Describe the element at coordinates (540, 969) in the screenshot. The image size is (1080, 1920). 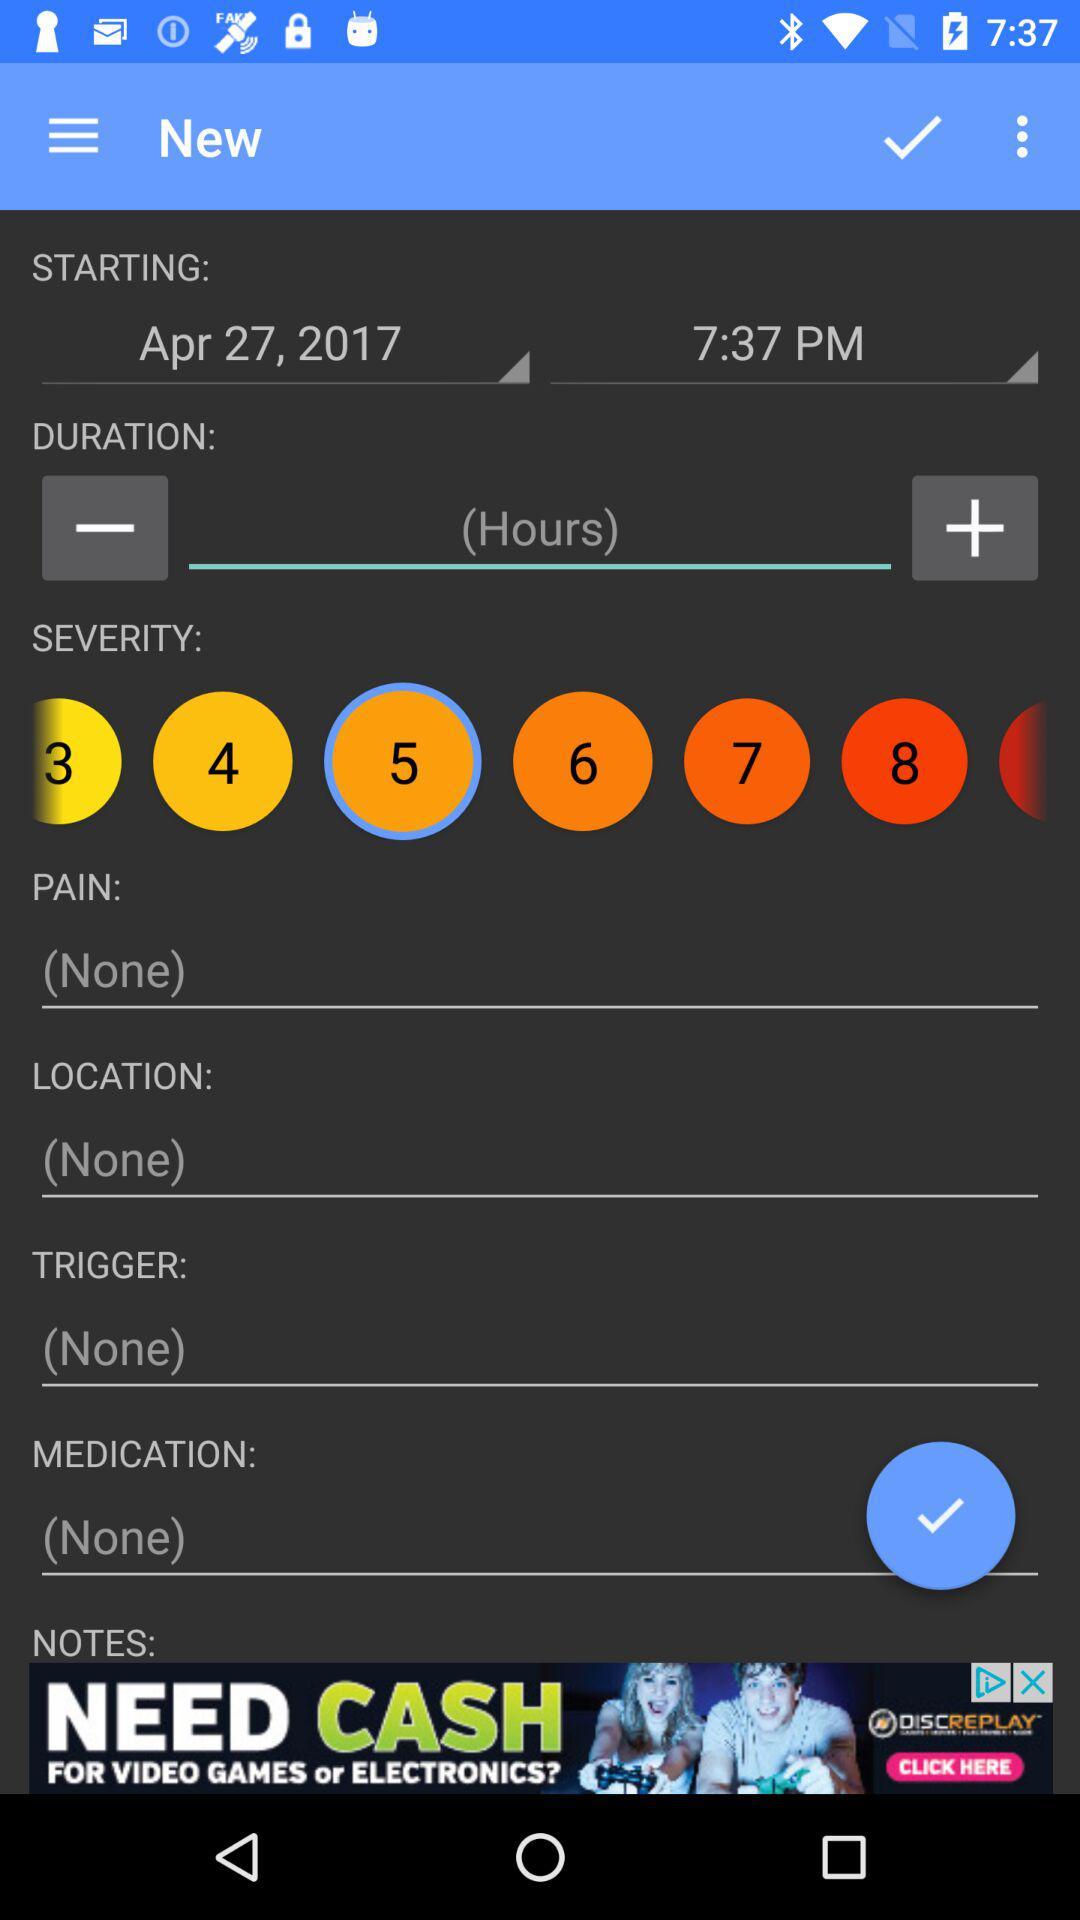
I see `put symptoms` at that location.